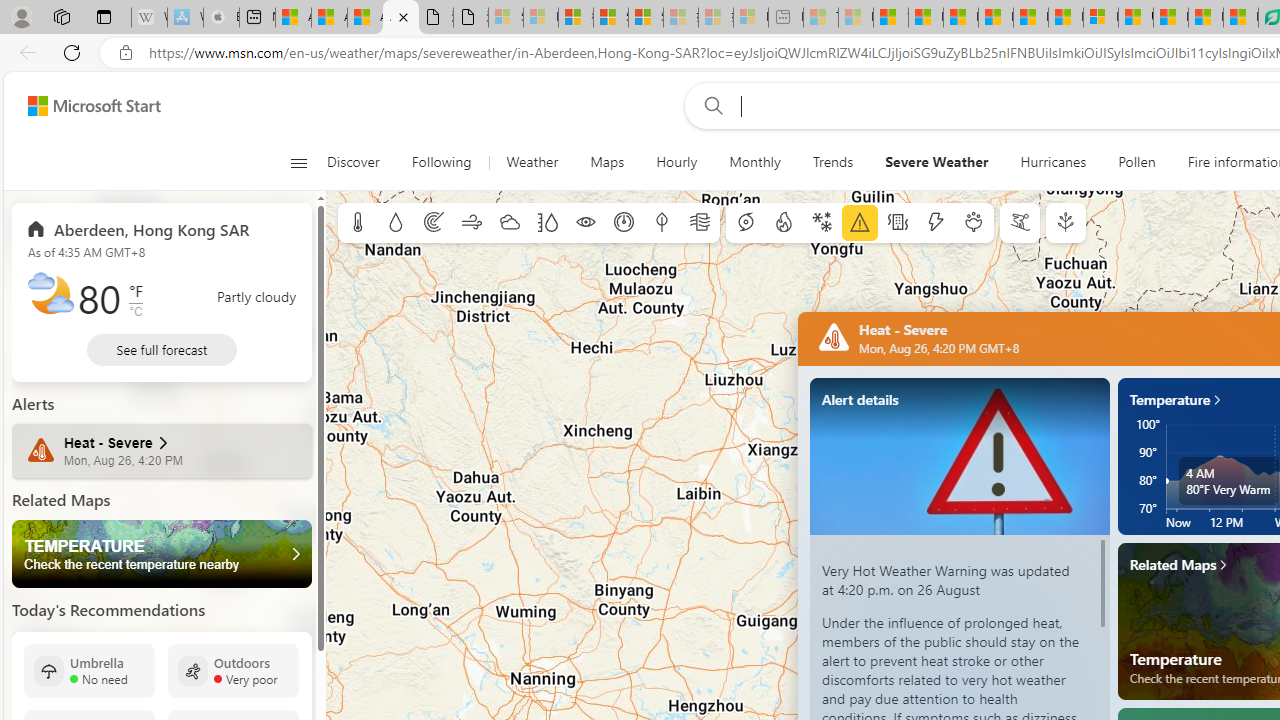 The width and height of the screenshot is (1280, 720). What do you see at coordinates (1136, 162) in the screenshot?
I see `'Pollen'` at bounding box center [1136, 162].